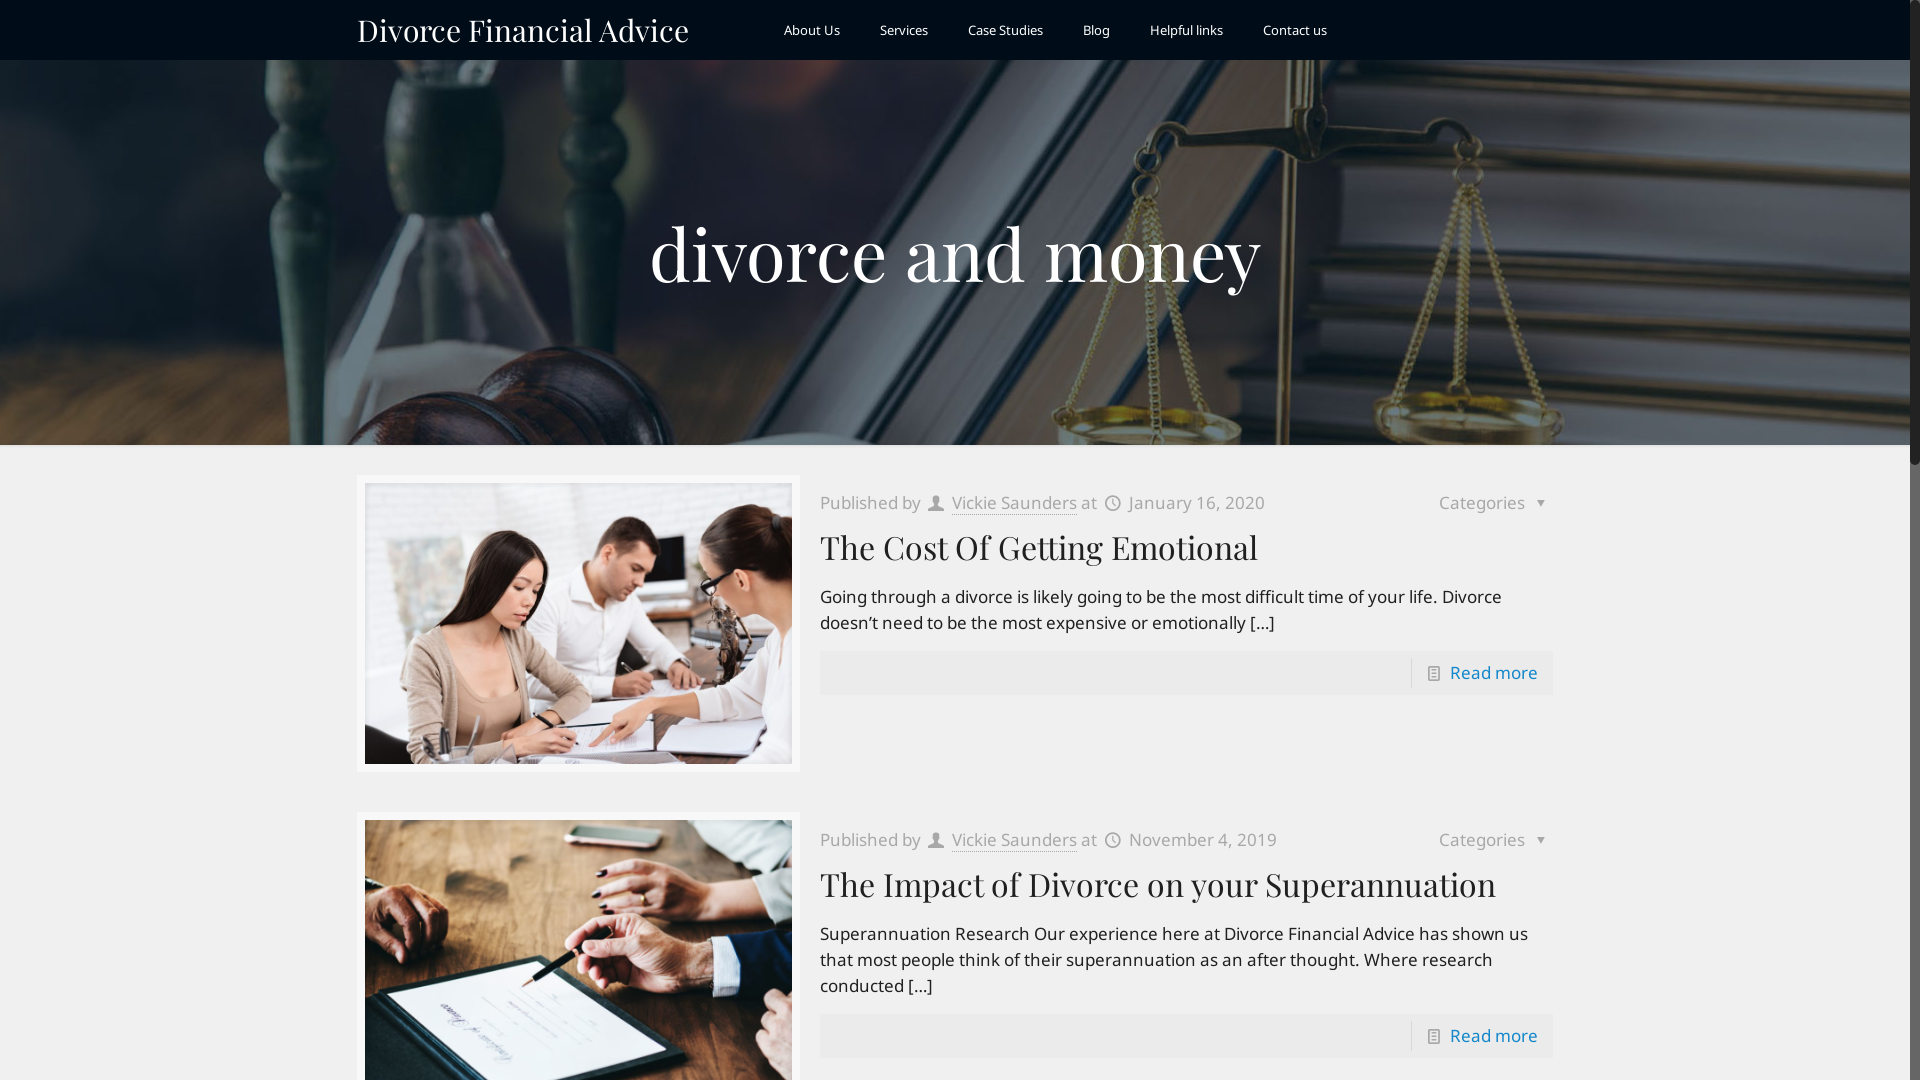  I want to click on 'Useful Tools', so click(1040, 826).